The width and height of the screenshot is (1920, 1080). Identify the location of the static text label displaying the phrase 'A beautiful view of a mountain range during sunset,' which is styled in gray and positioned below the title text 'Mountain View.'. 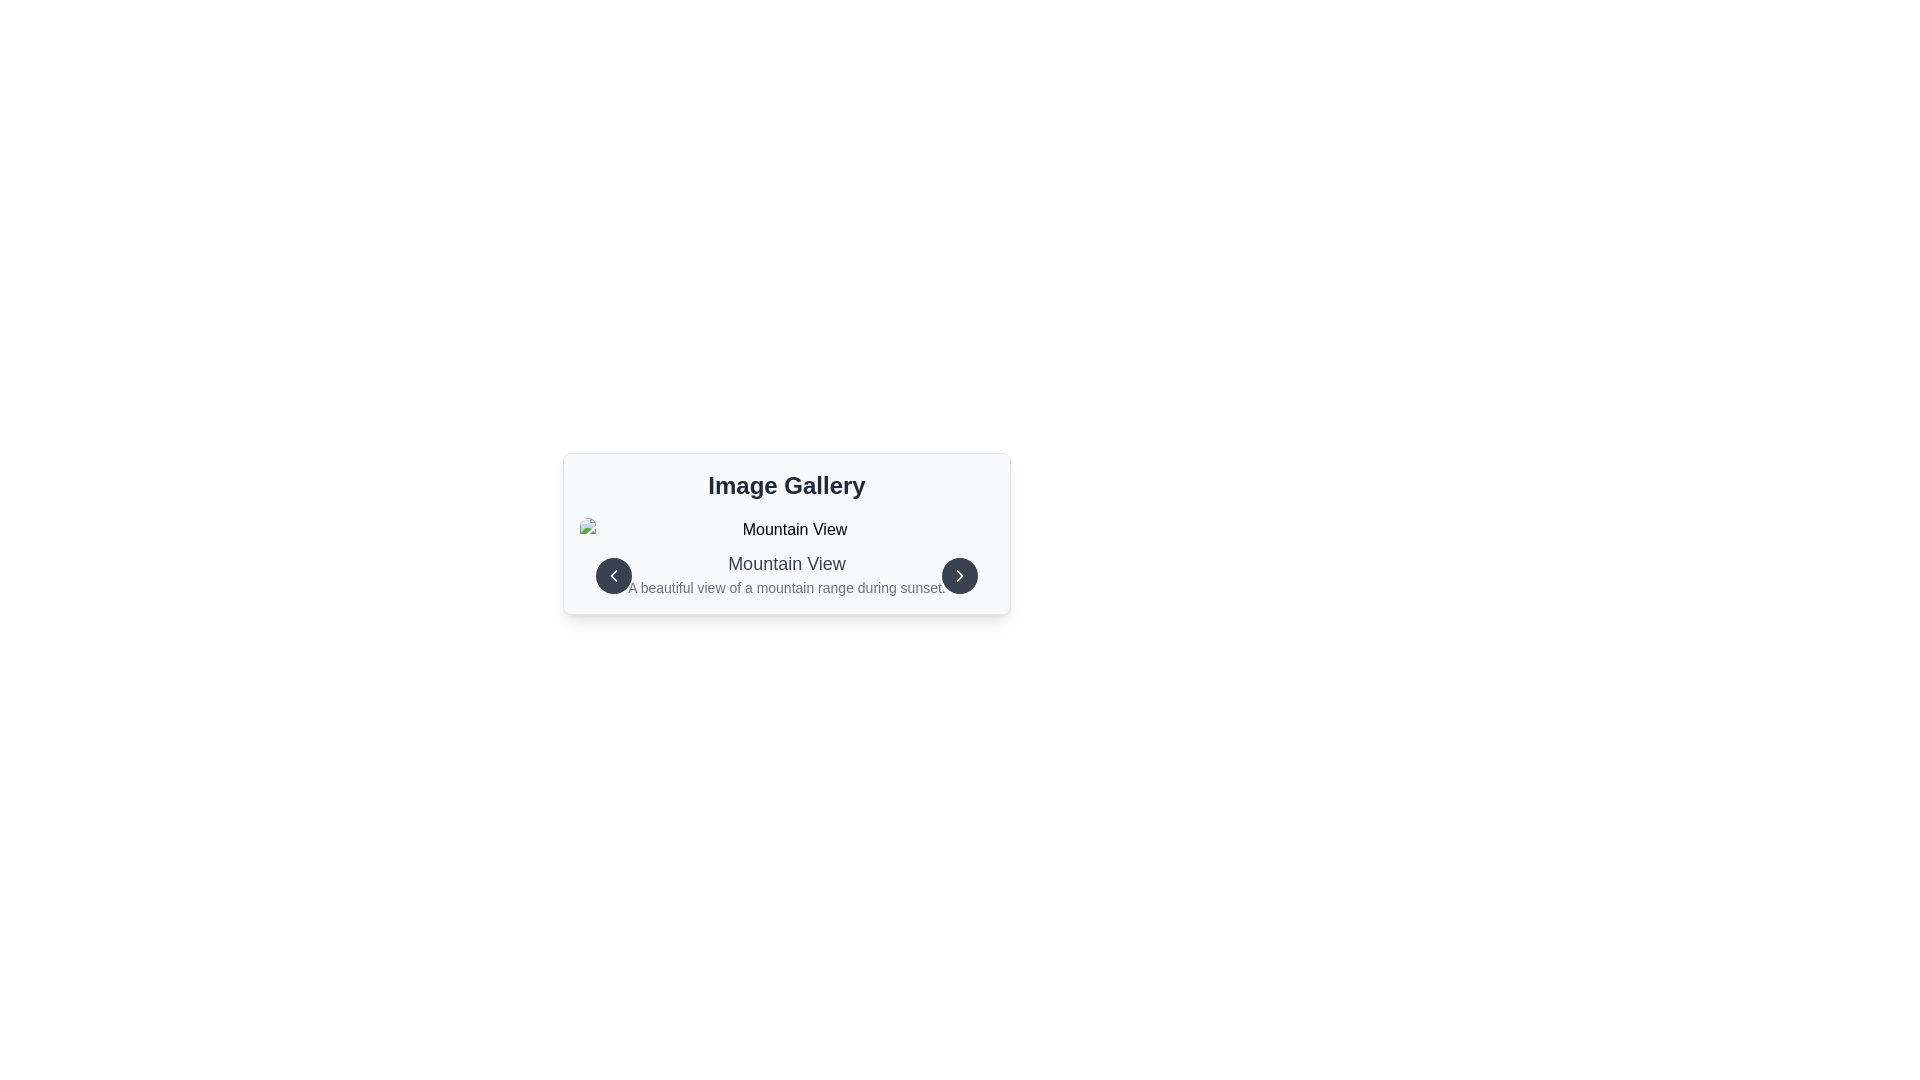
(786, 586).